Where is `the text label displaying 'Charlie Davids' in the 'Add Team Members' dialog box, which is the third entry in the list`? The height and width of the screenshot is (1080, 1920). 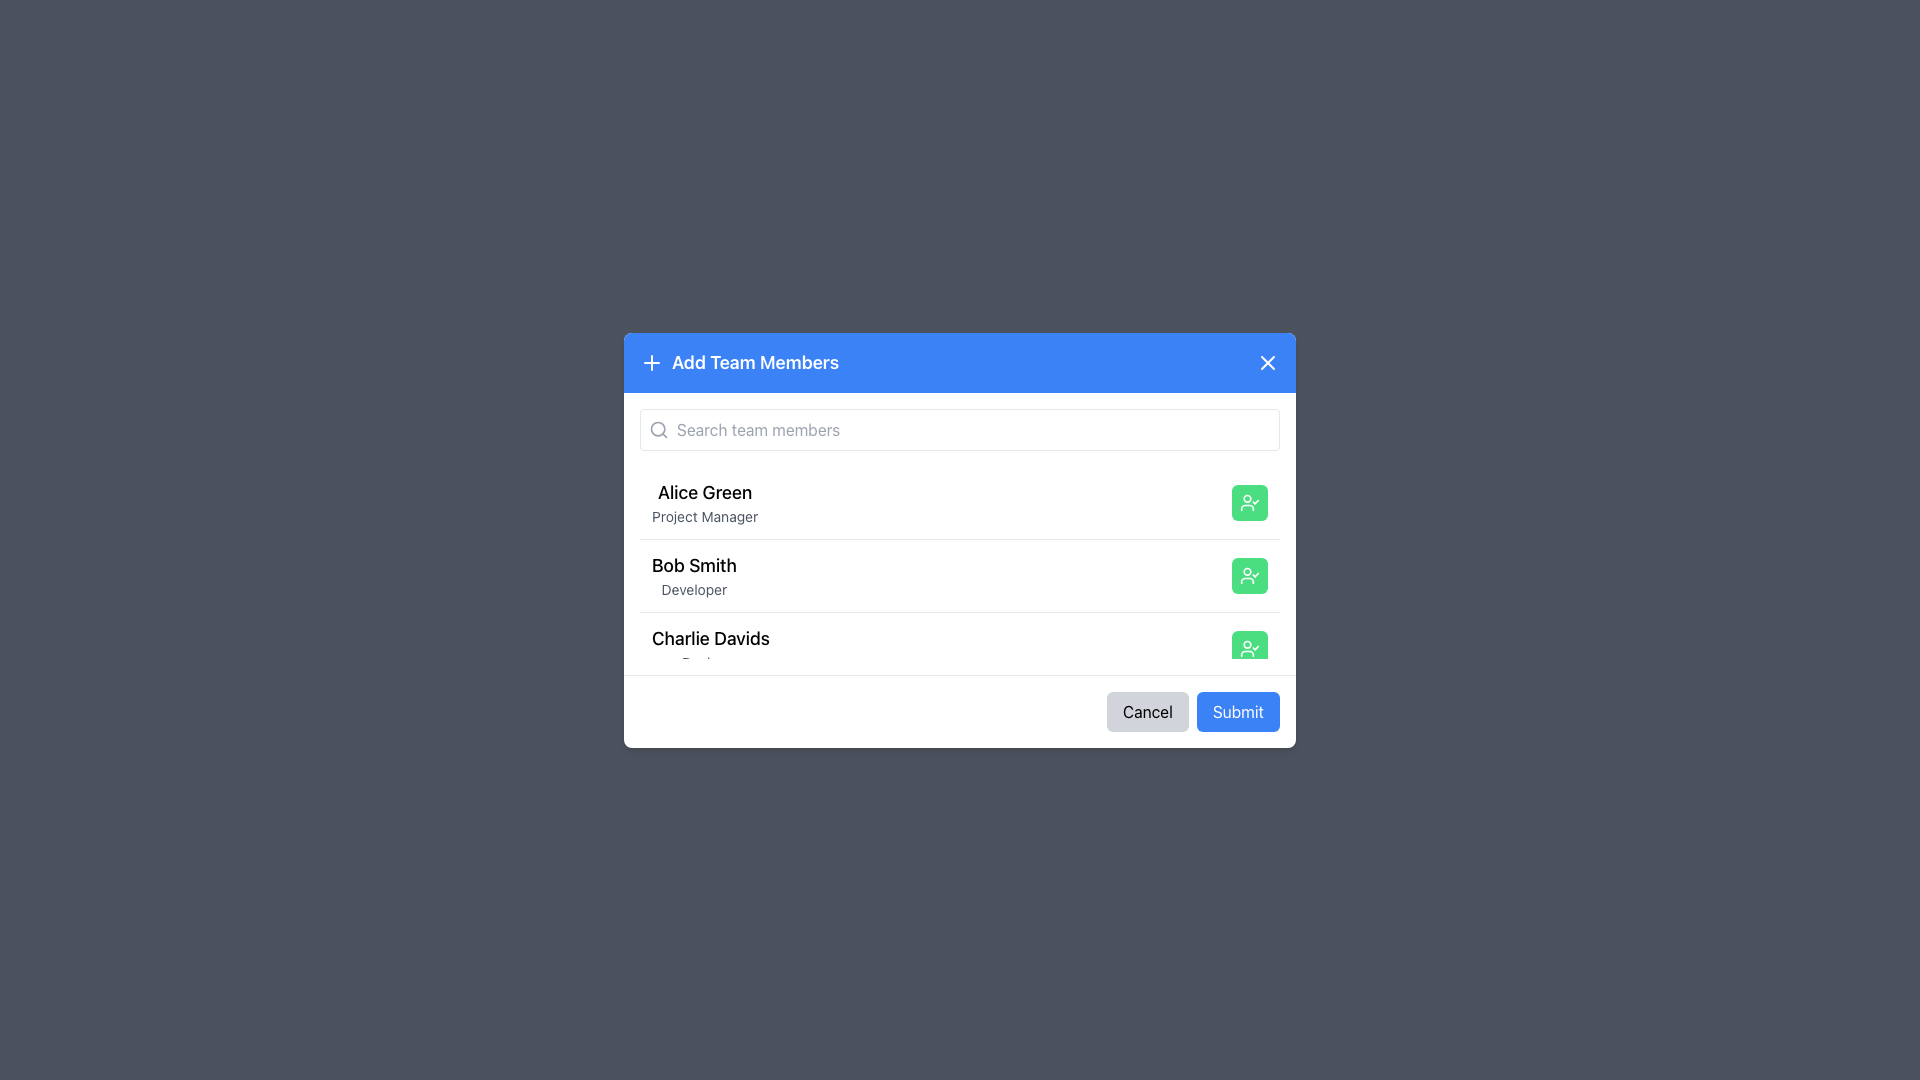 the text label displaying 'Charlie Davids' in the 'Add Team Members' dialog box, which is the third entry in the list is located at coordinates (710, 638).